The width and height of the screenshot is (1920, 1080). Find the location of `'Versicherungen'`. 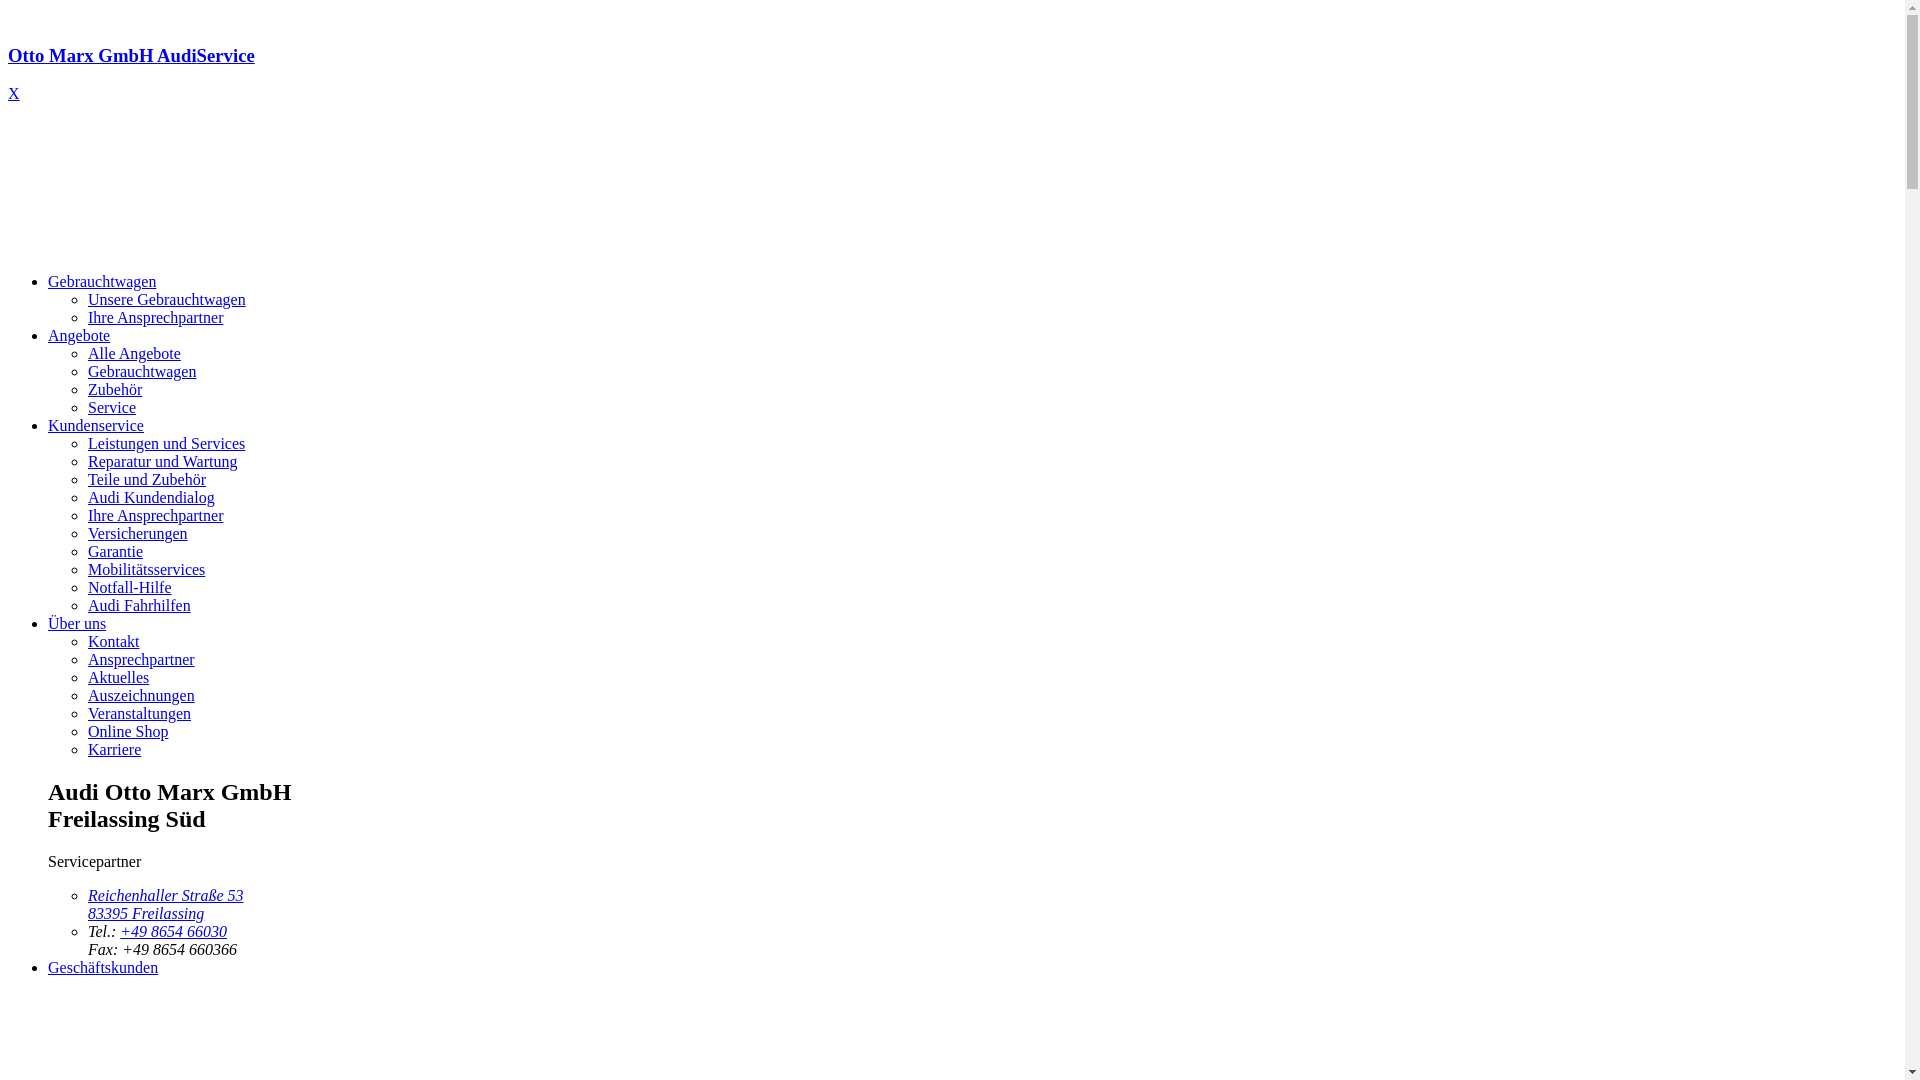

'Versicherungen' is located at coordinates (86, 532).